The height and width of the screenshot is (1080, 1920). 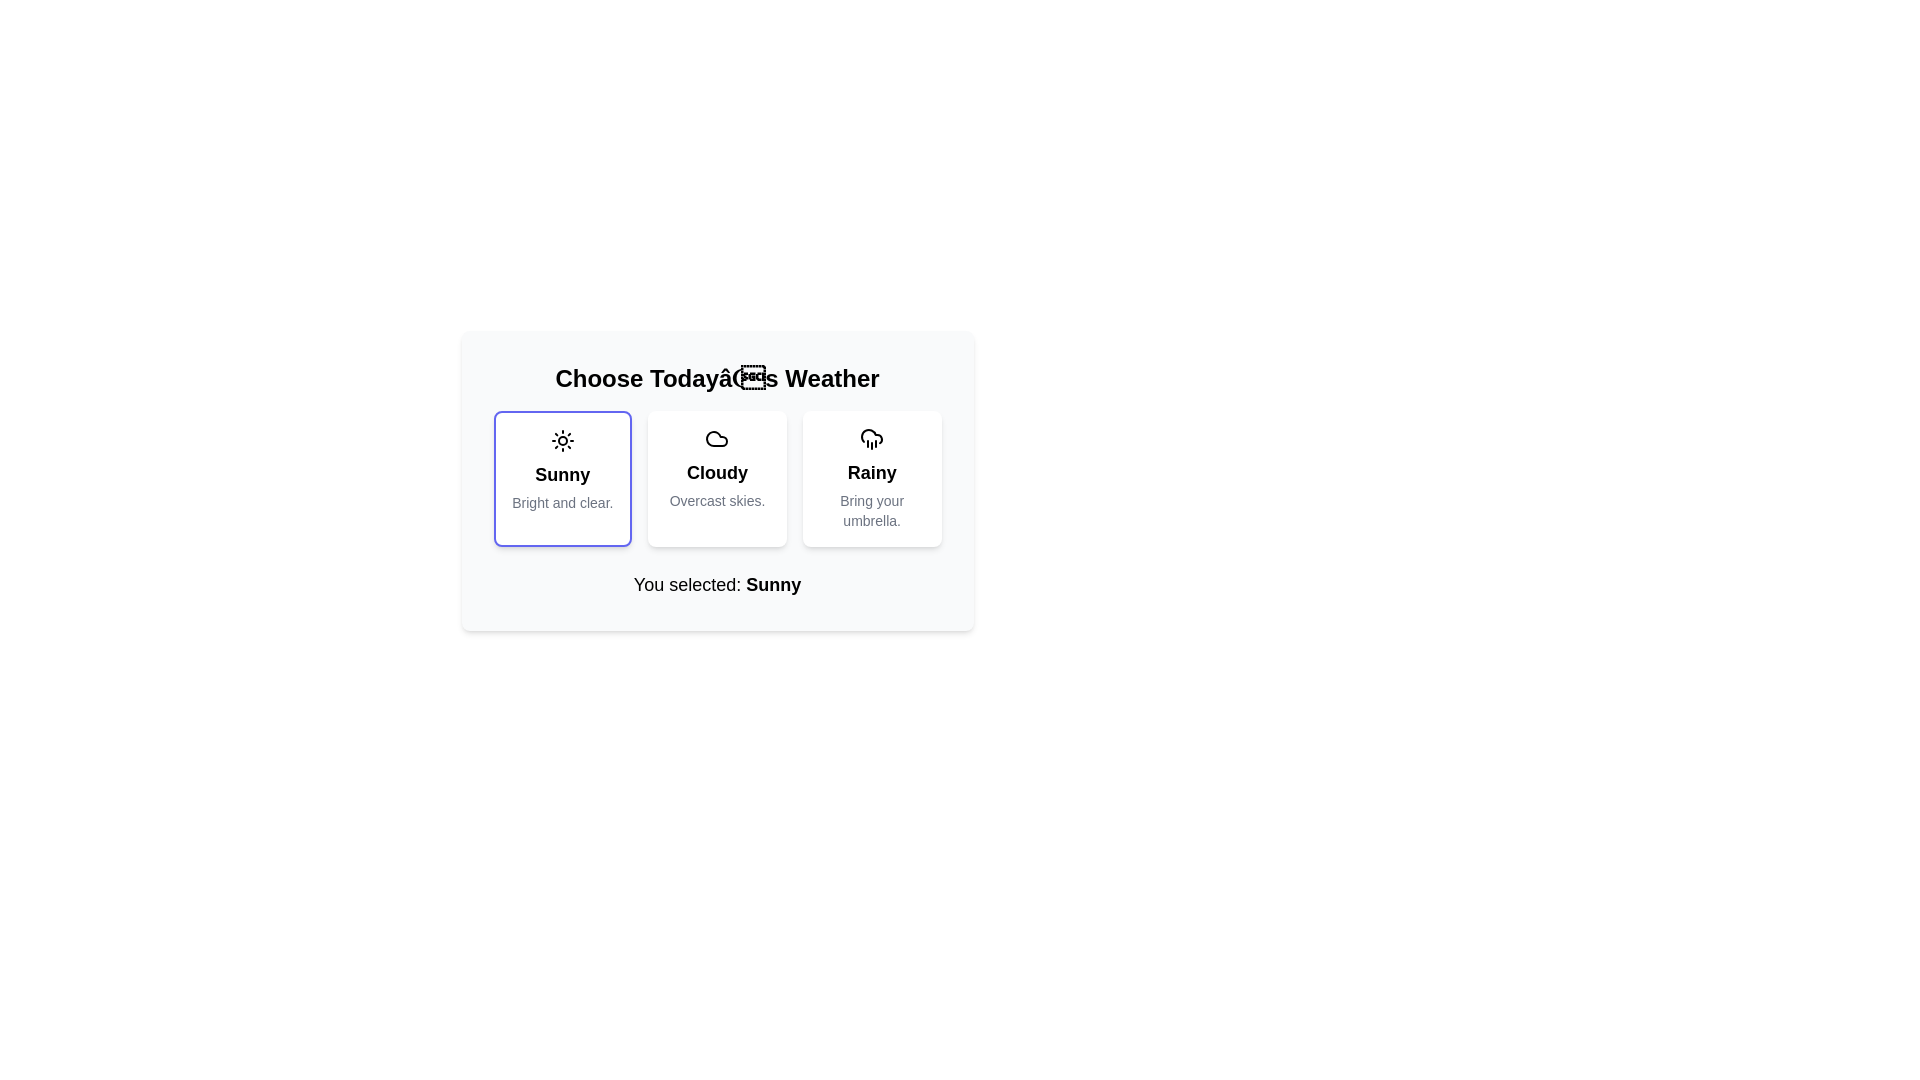 What do you see at coordinates (561, 439) in the screenshot?
I see `the 'Sunny' weather icon located in the upper section of the 'Sunny' card, which is centered horizontally above the text labels 'Sunny' and 'Bright and clear.'` at bounding box center [561, 439].